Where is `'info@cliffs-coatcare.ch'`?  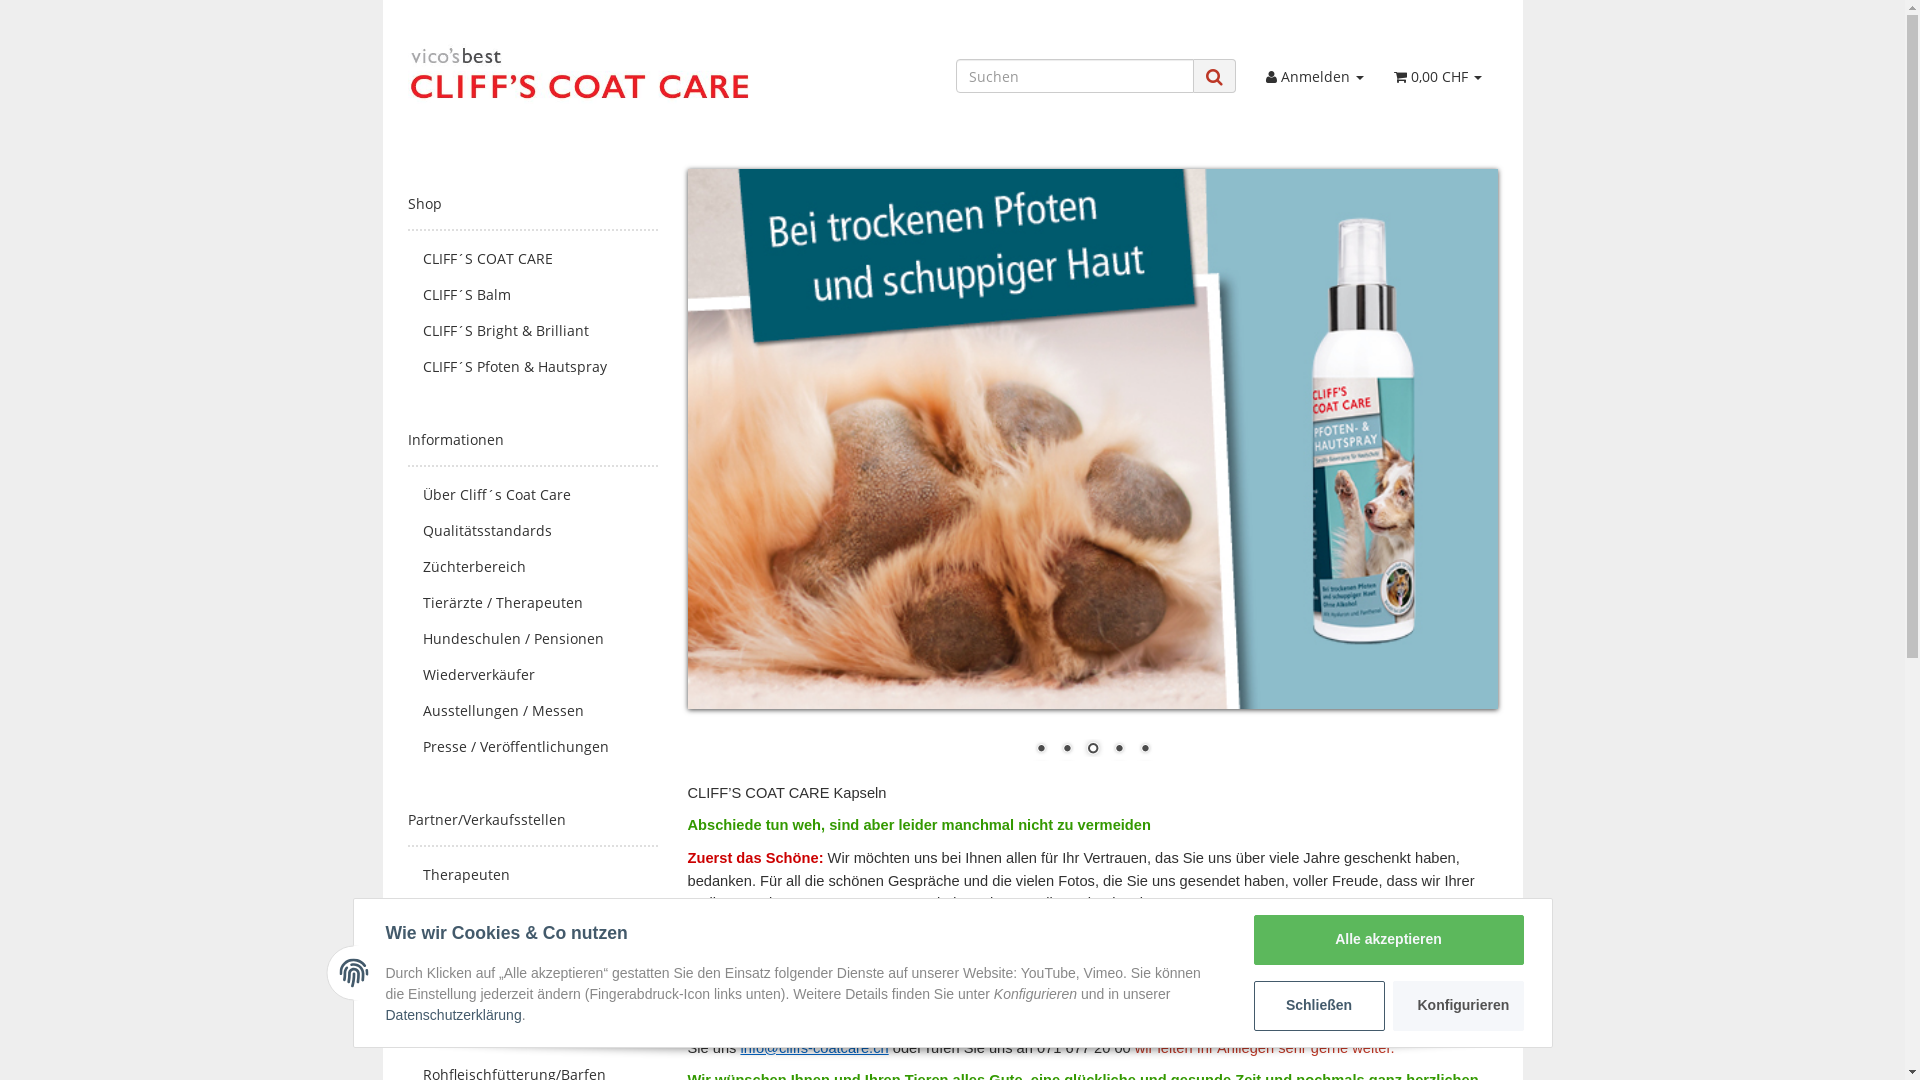 'info@cliffs-coatcare.ch' is located at coordinates (814, 1046).